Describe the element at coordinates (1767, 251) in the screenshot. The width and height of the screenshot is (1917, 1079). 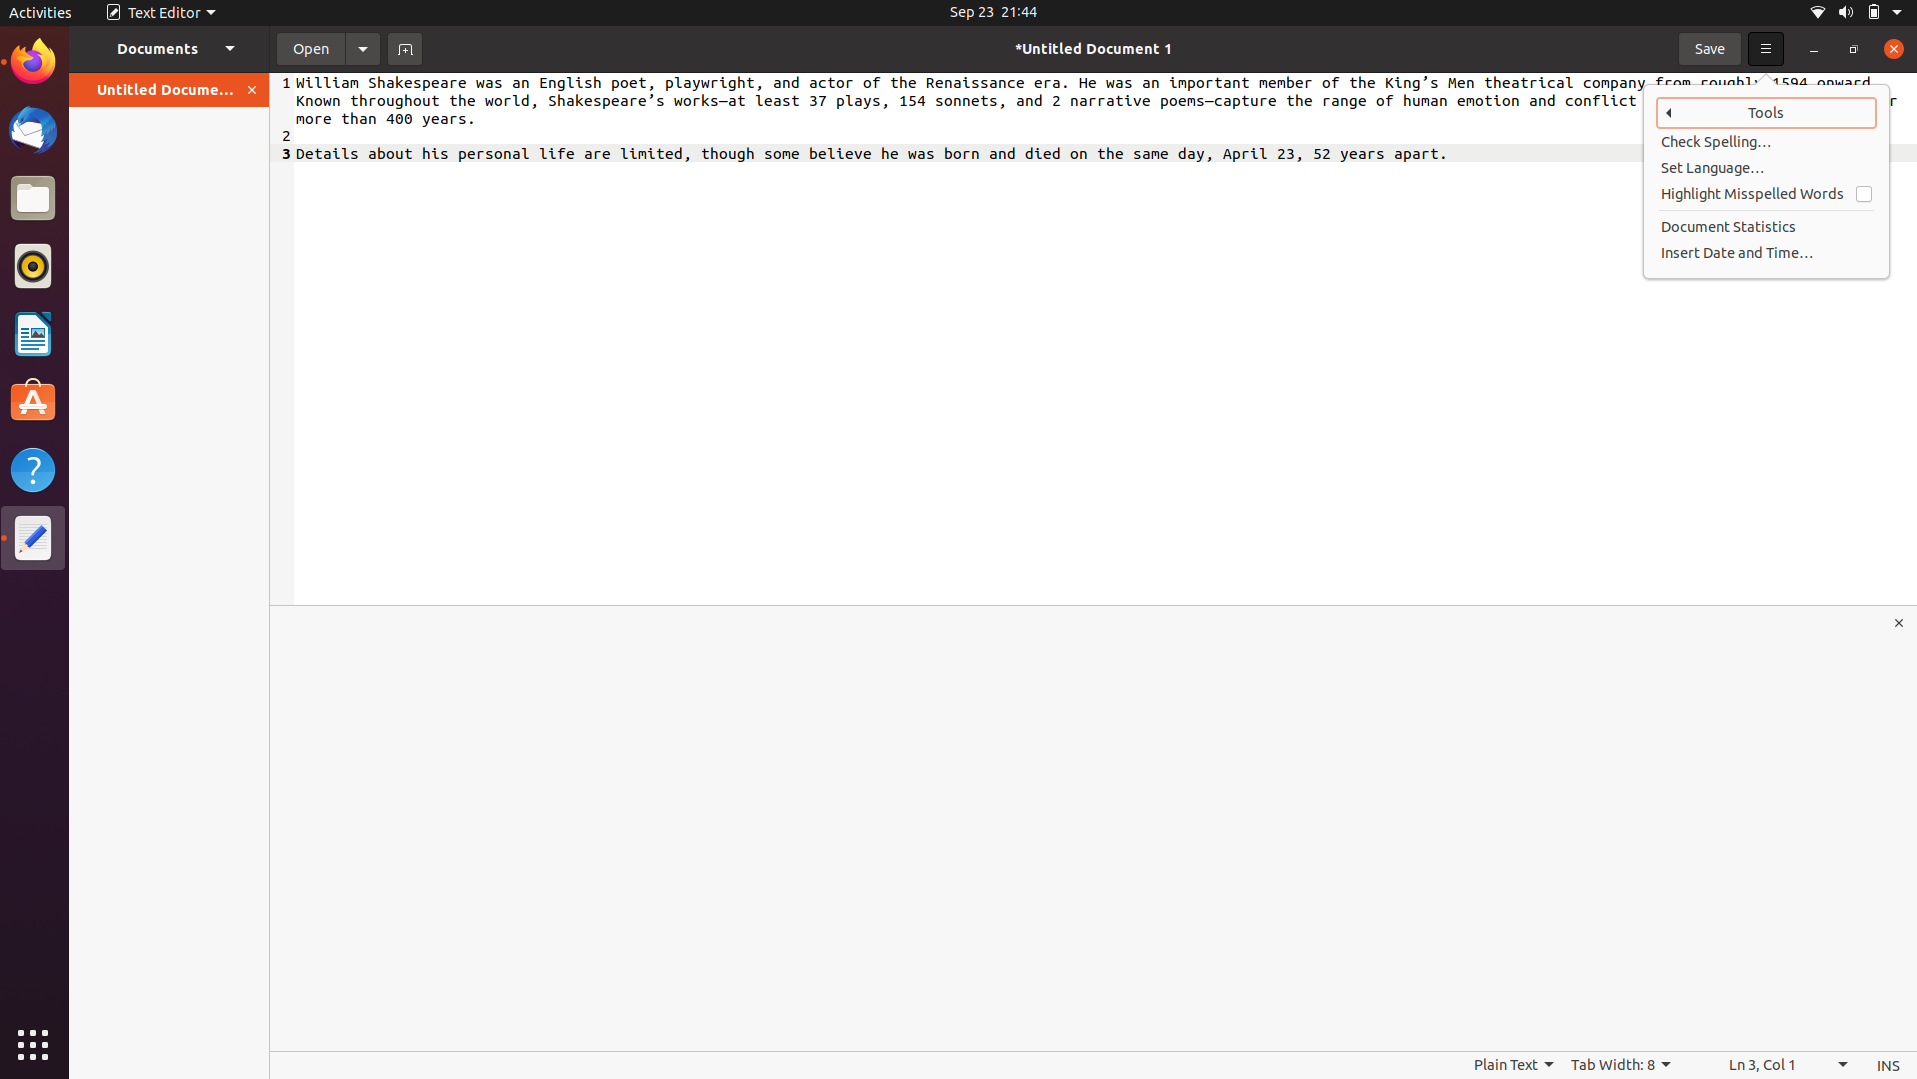
I see `Enter the present date and time` at that location.